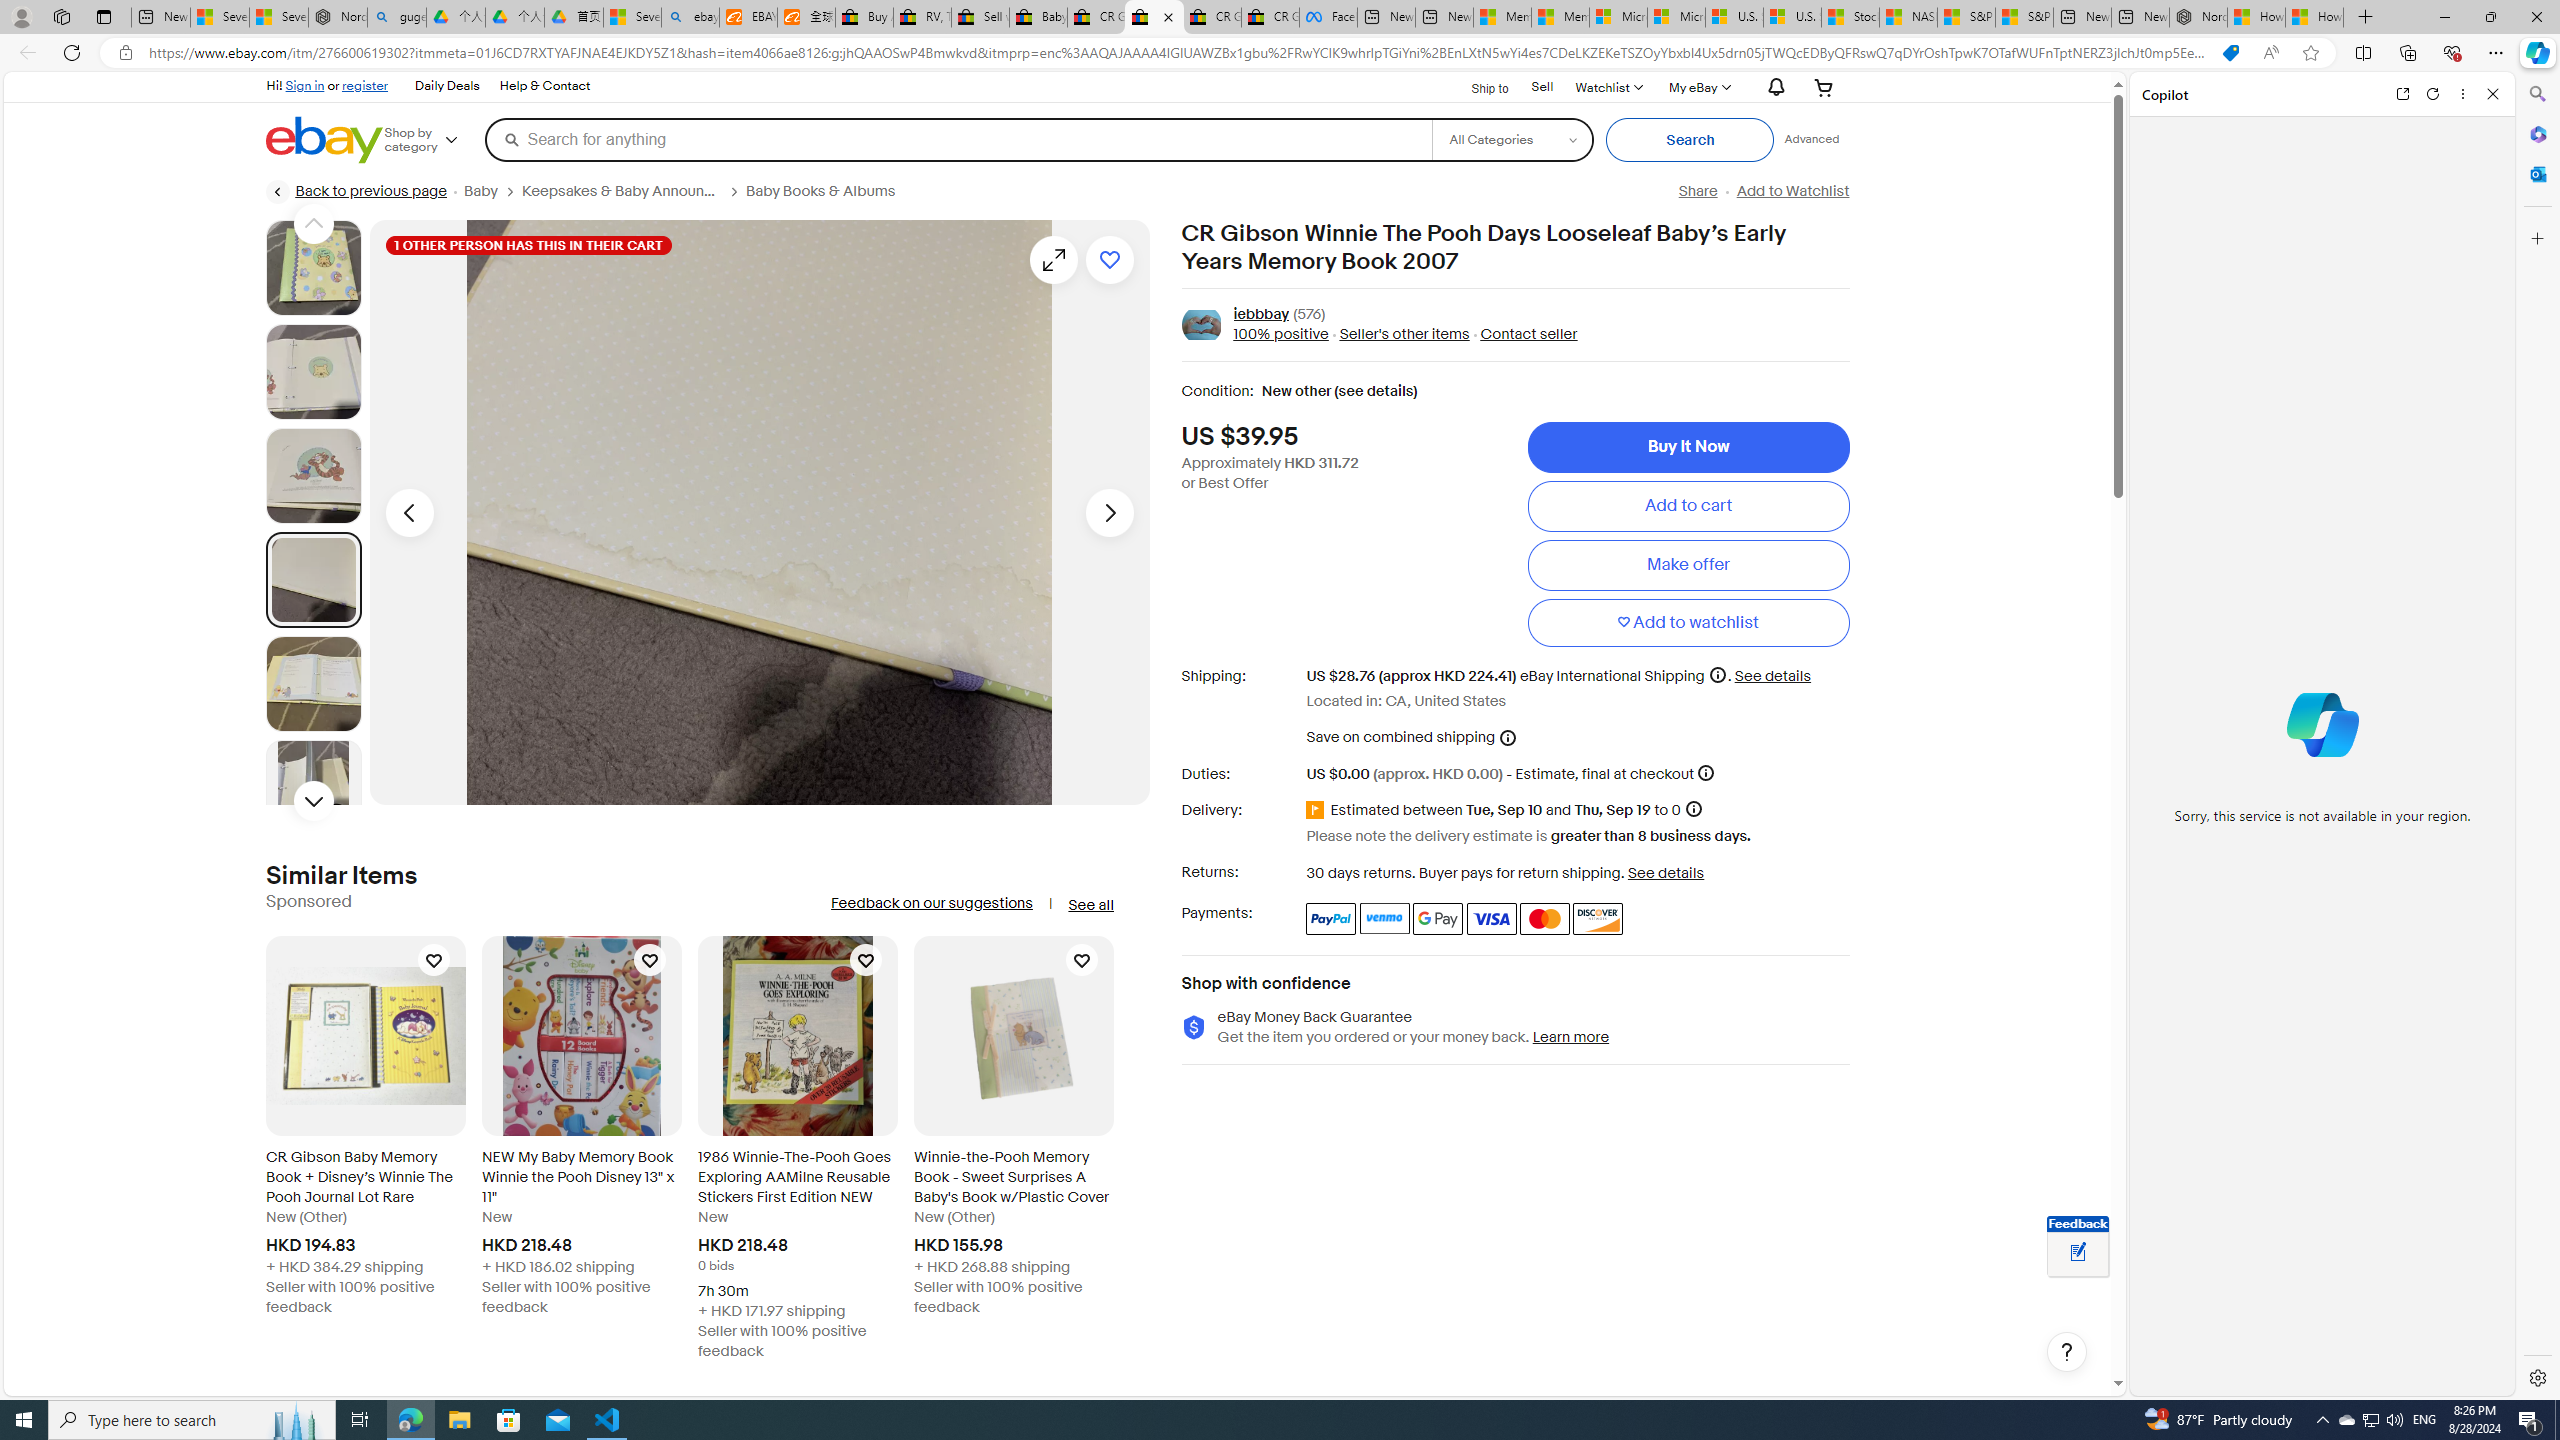  Describe the element at coordinates (1476, 85) in the screenshot. I see `'Ship to'` at that location.